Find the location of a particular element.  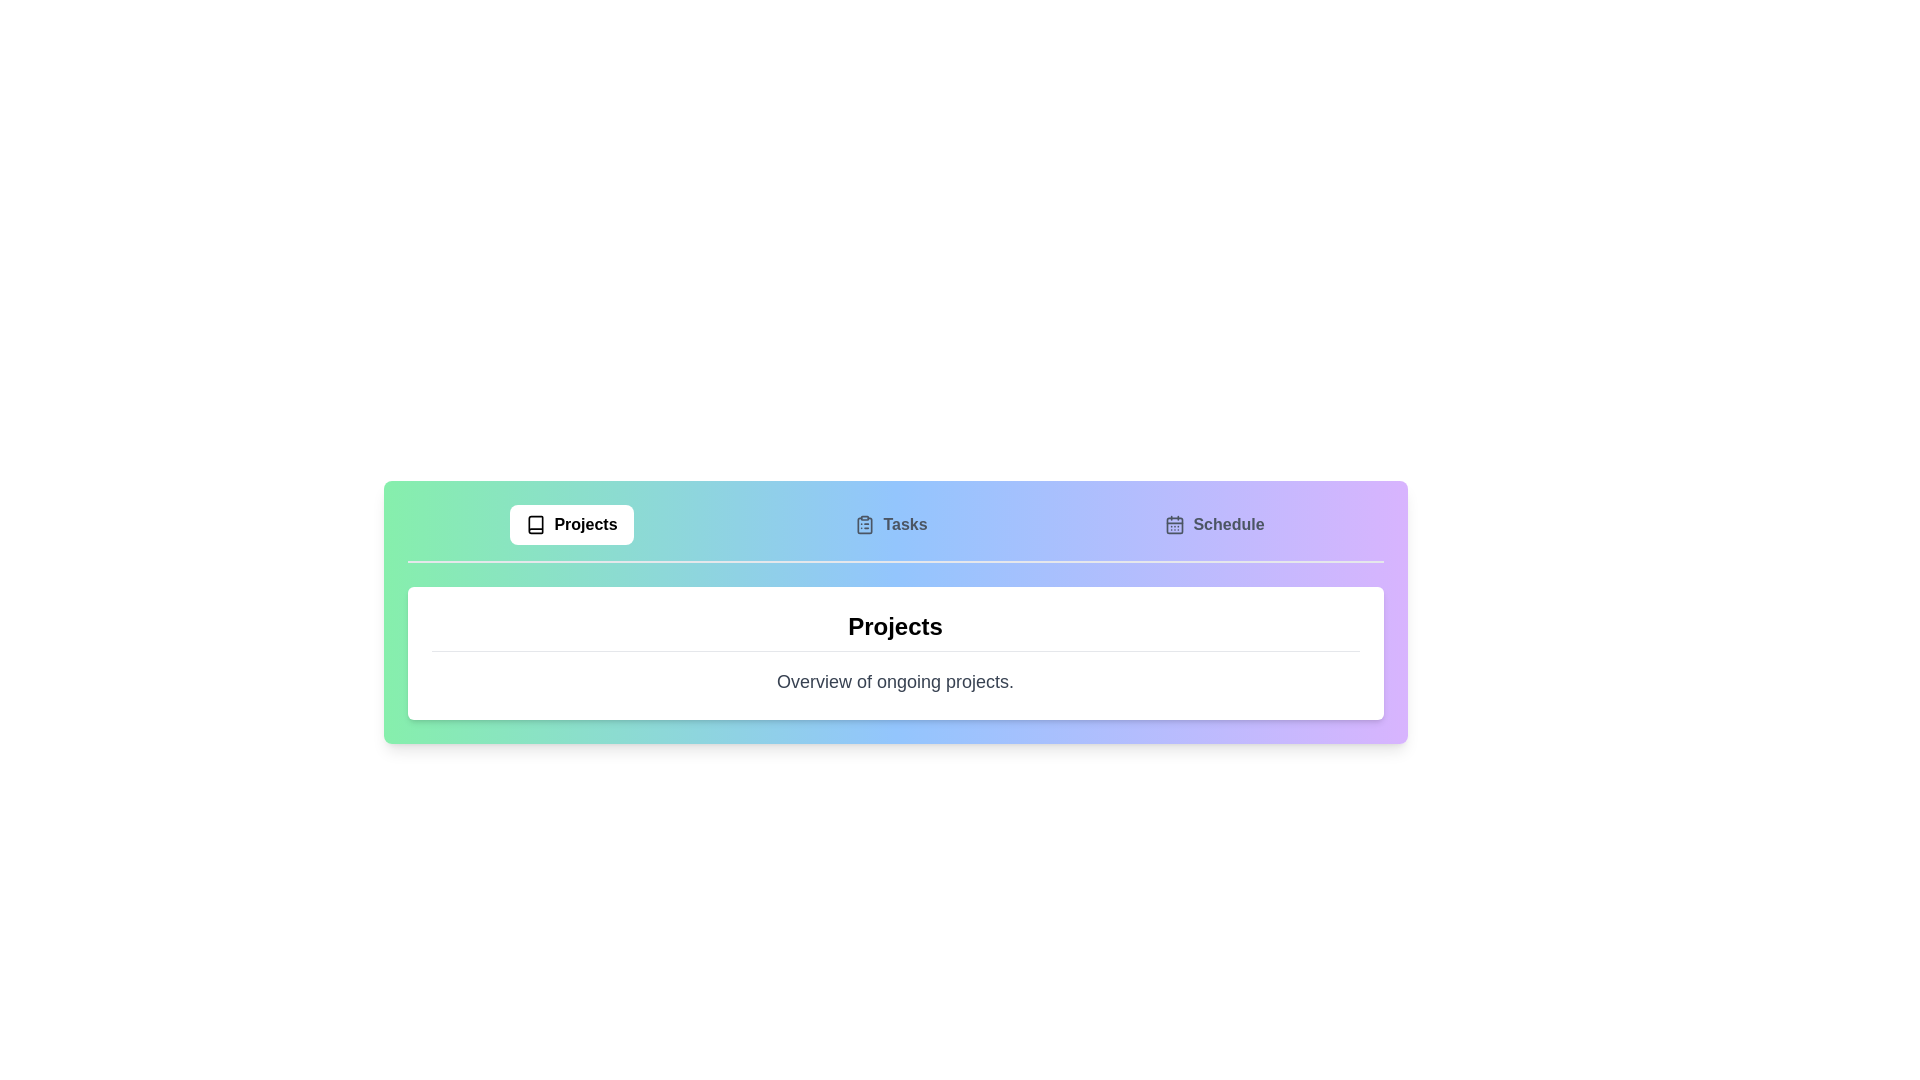

the Projects tab by clicking on its corresponding button is located at coordinates (570, 523).